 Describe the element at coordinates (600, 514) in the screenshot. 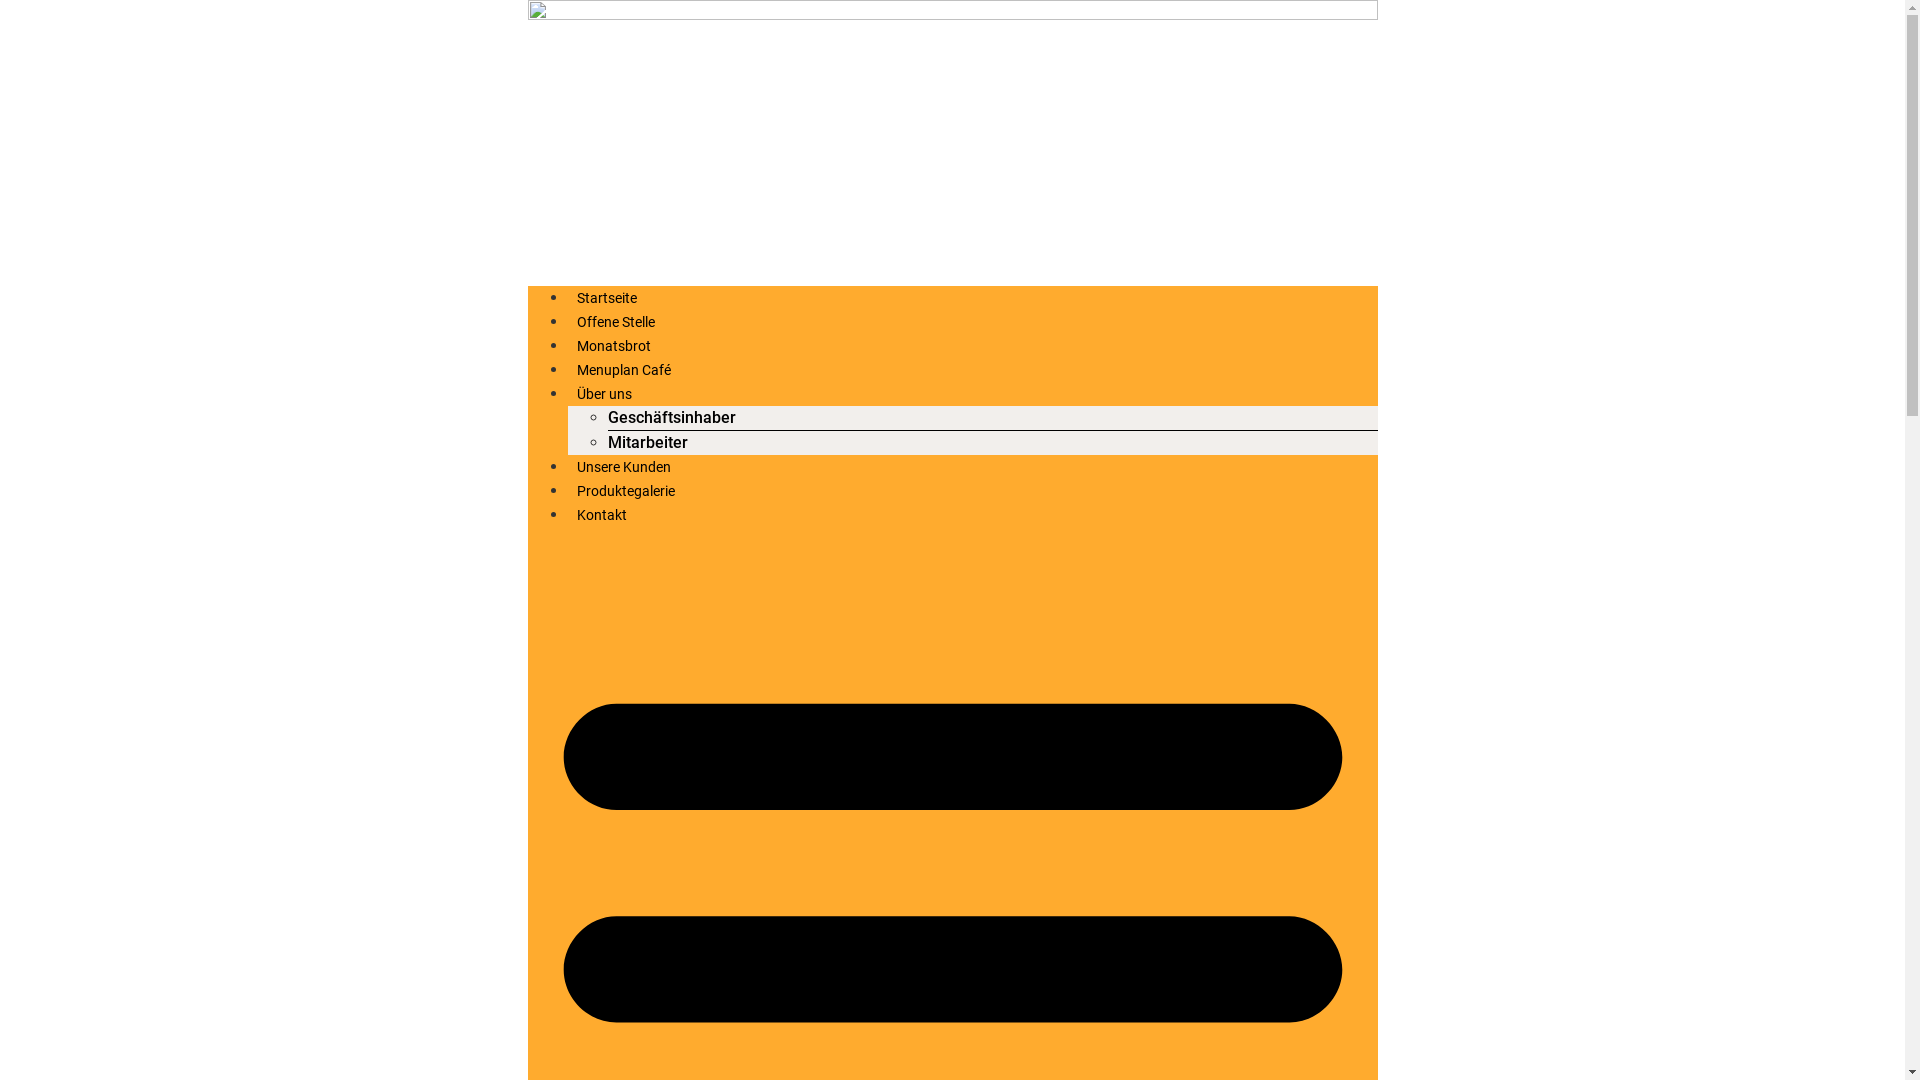

I see `'Kontakt'` at that location.